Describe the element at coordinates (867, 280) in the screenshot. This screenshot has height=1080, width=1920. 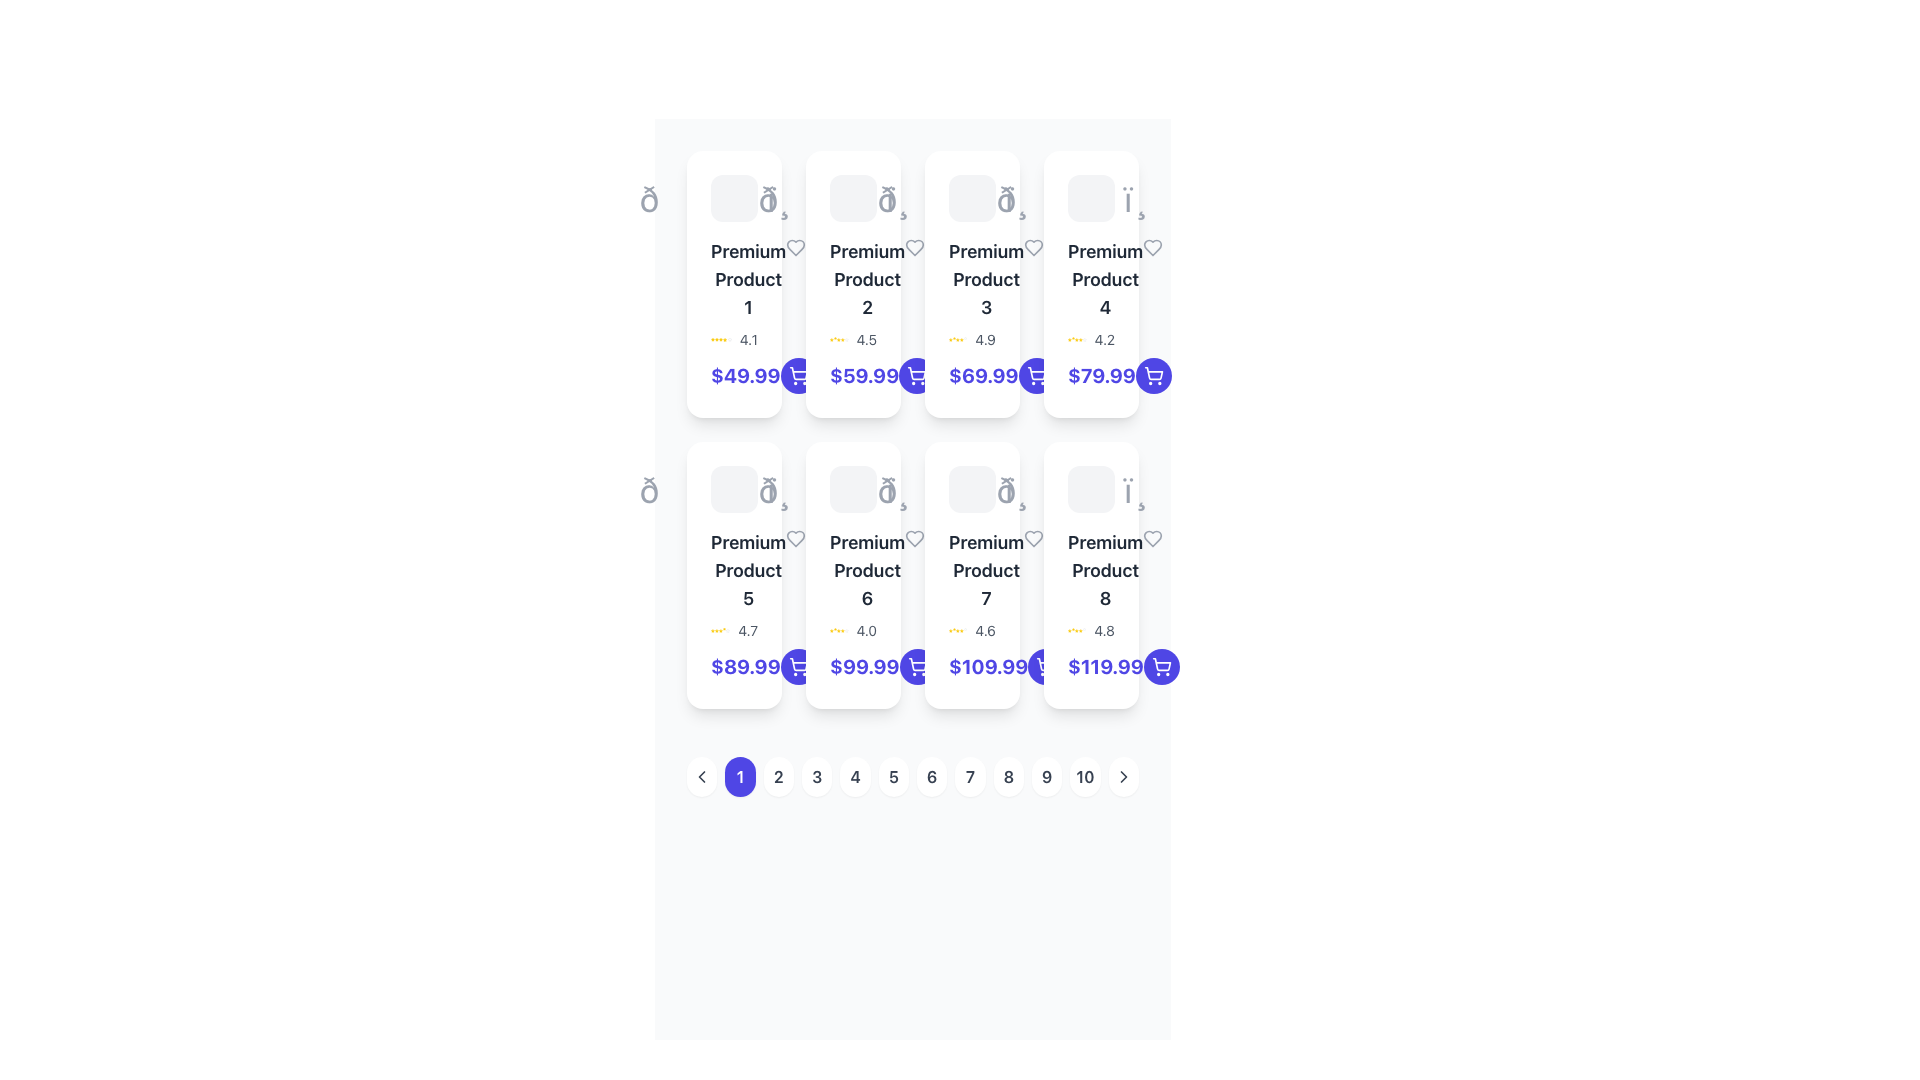
I see `text label displaying 'Premium Product 2' for product identification, located in the second card of a multi-column grid layout, styled with bold font and dark gray color against a white background` at that location.